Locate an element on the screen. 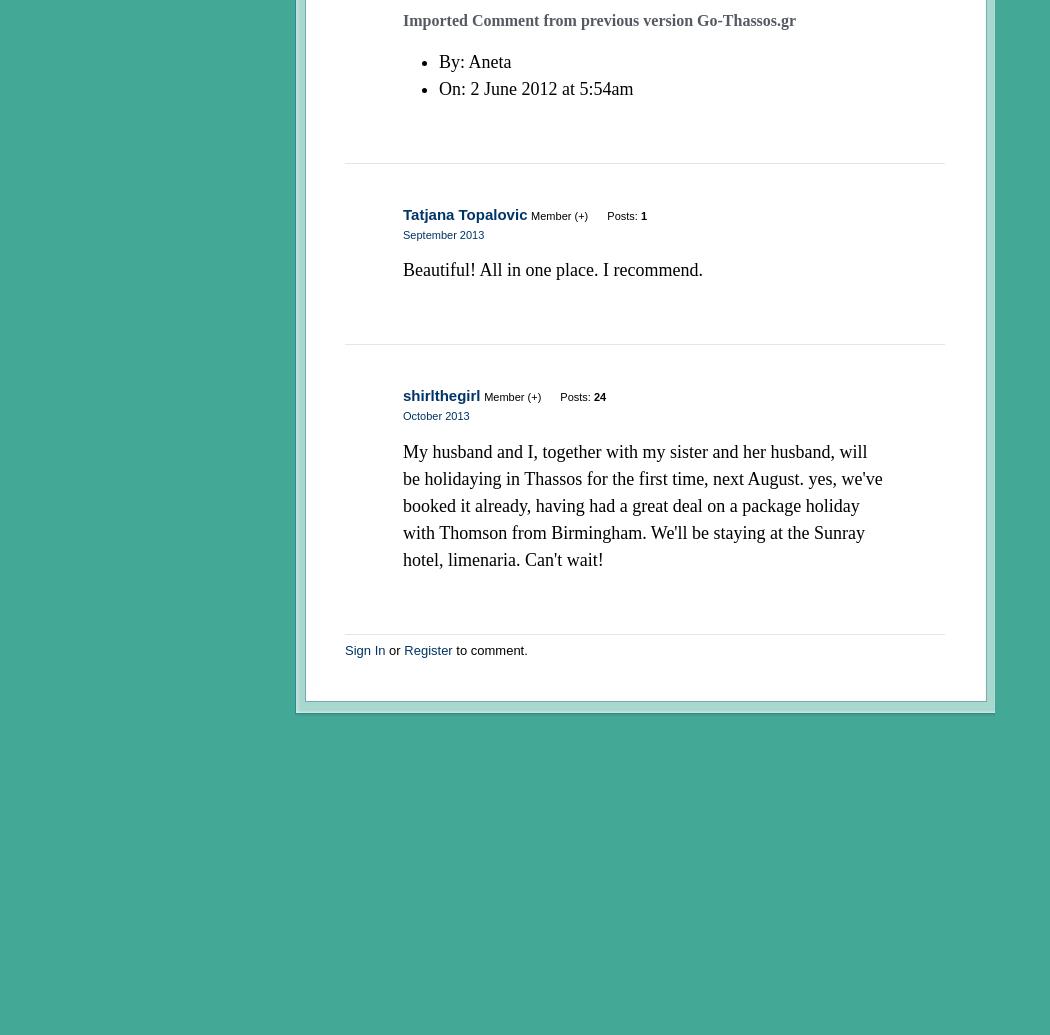  'Imported Comment from previous version Go-Thassos.gr' is located at coordinates (402, 19).